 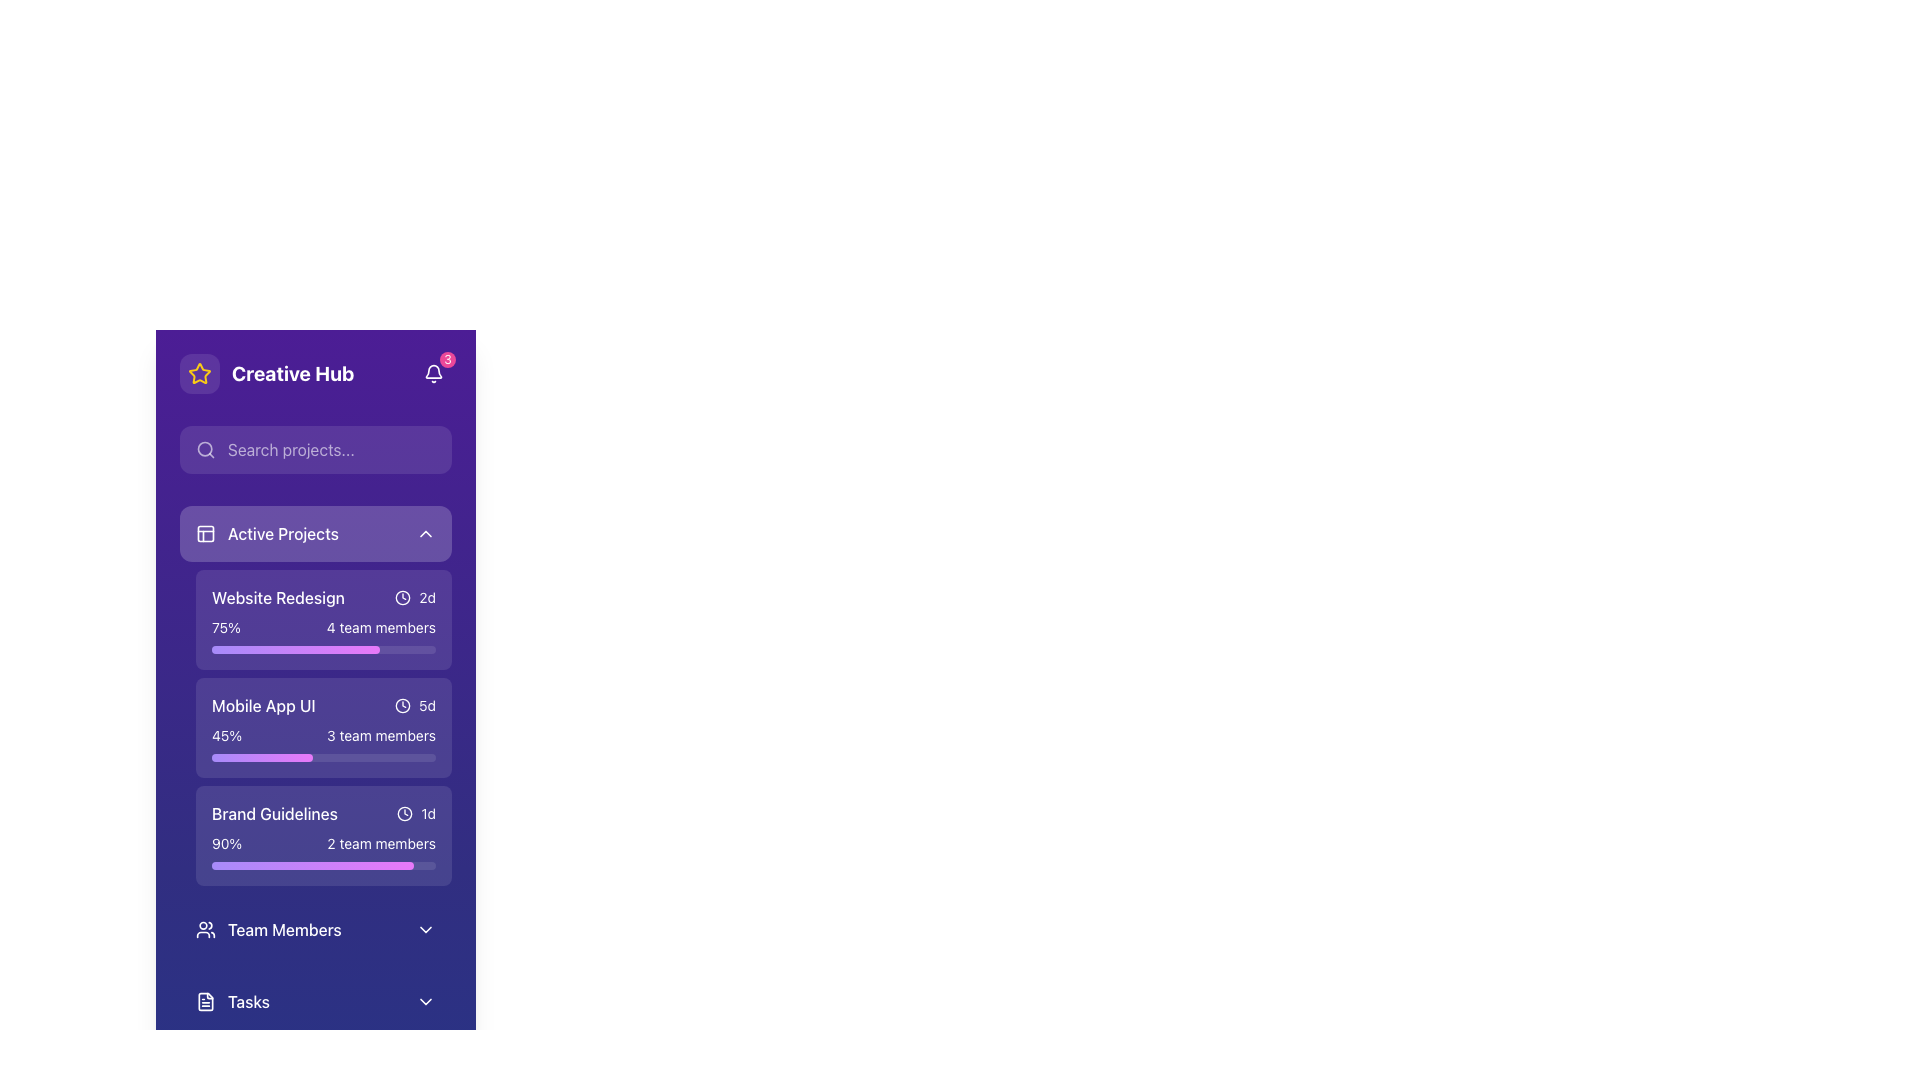 What do you see at coordinates (315, 1002) in the screenshot?
I see `the toggle menu item located below the 'Team Members' section` at bounding box center [315, 1002].